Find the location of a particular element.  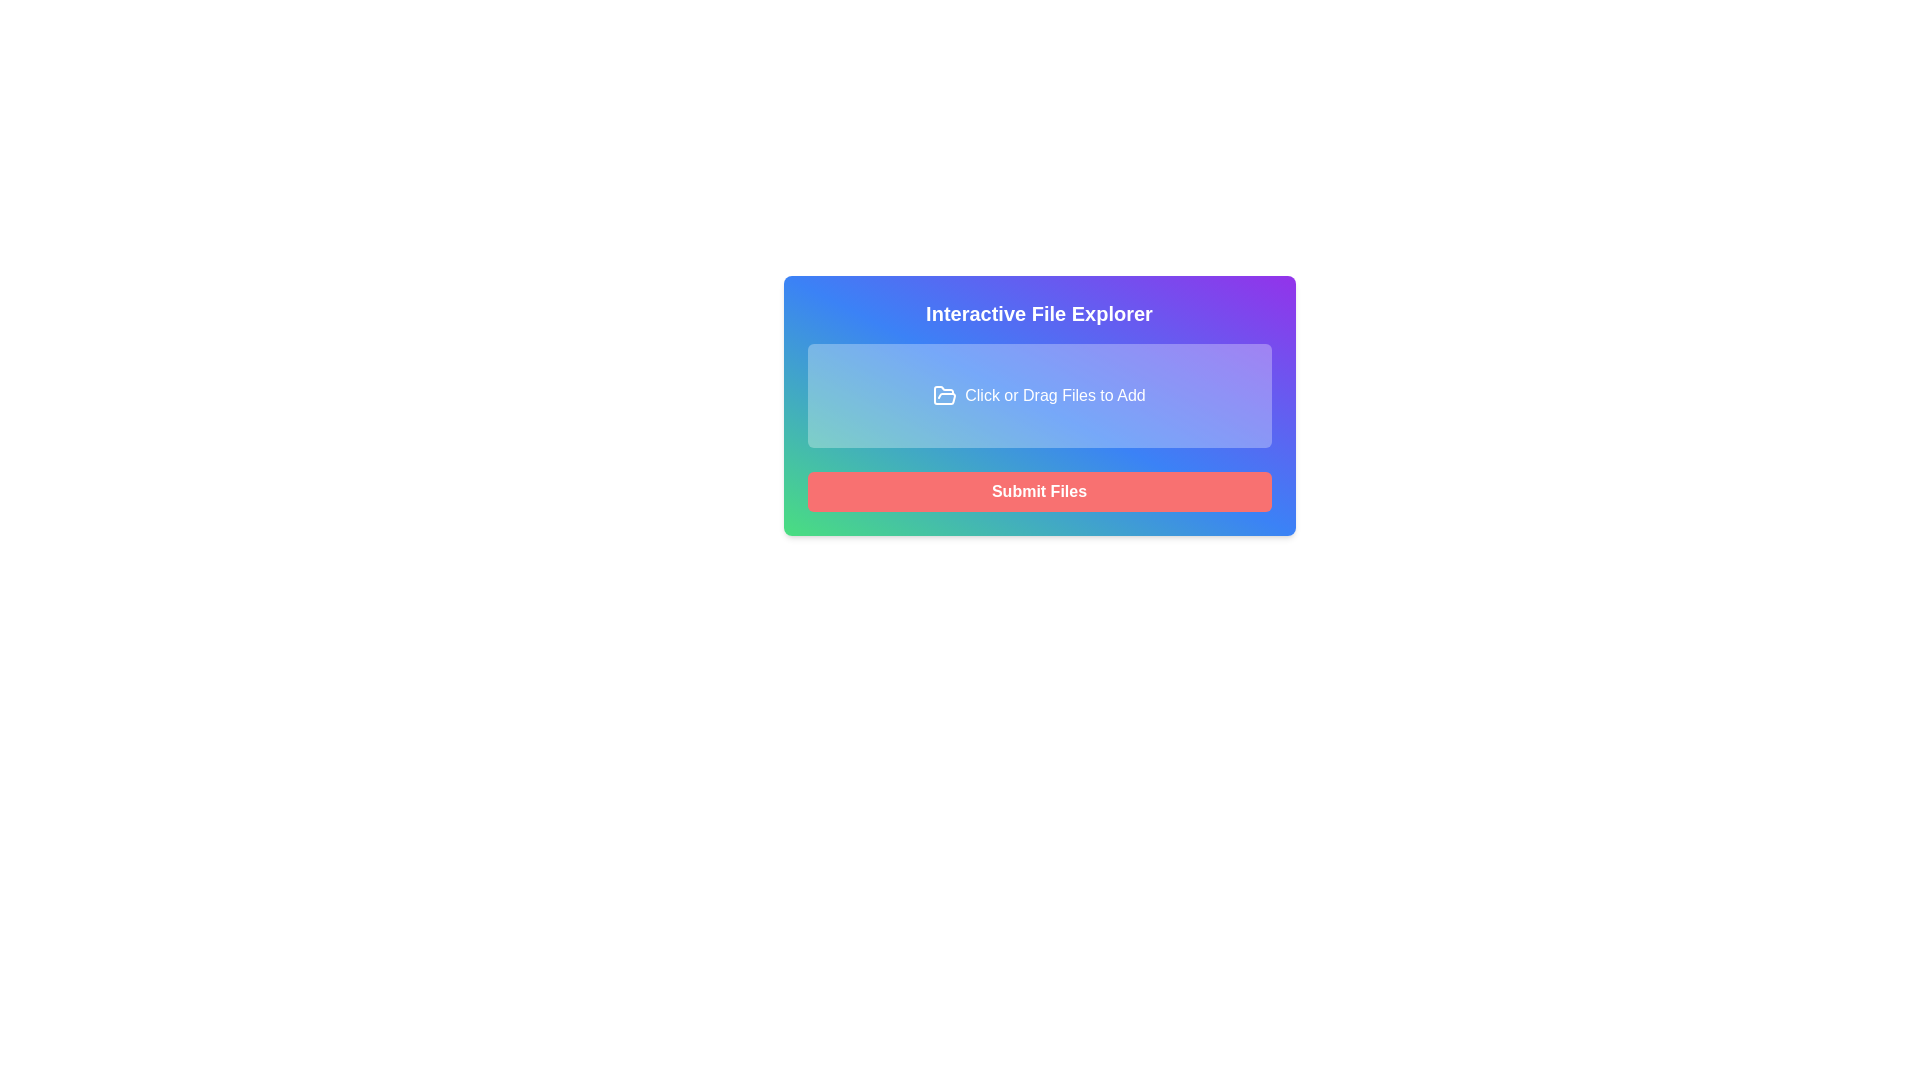

the interactive file input area with a gradient background and the text 'Click or Drag Files is located at coordinates (1039, 396).